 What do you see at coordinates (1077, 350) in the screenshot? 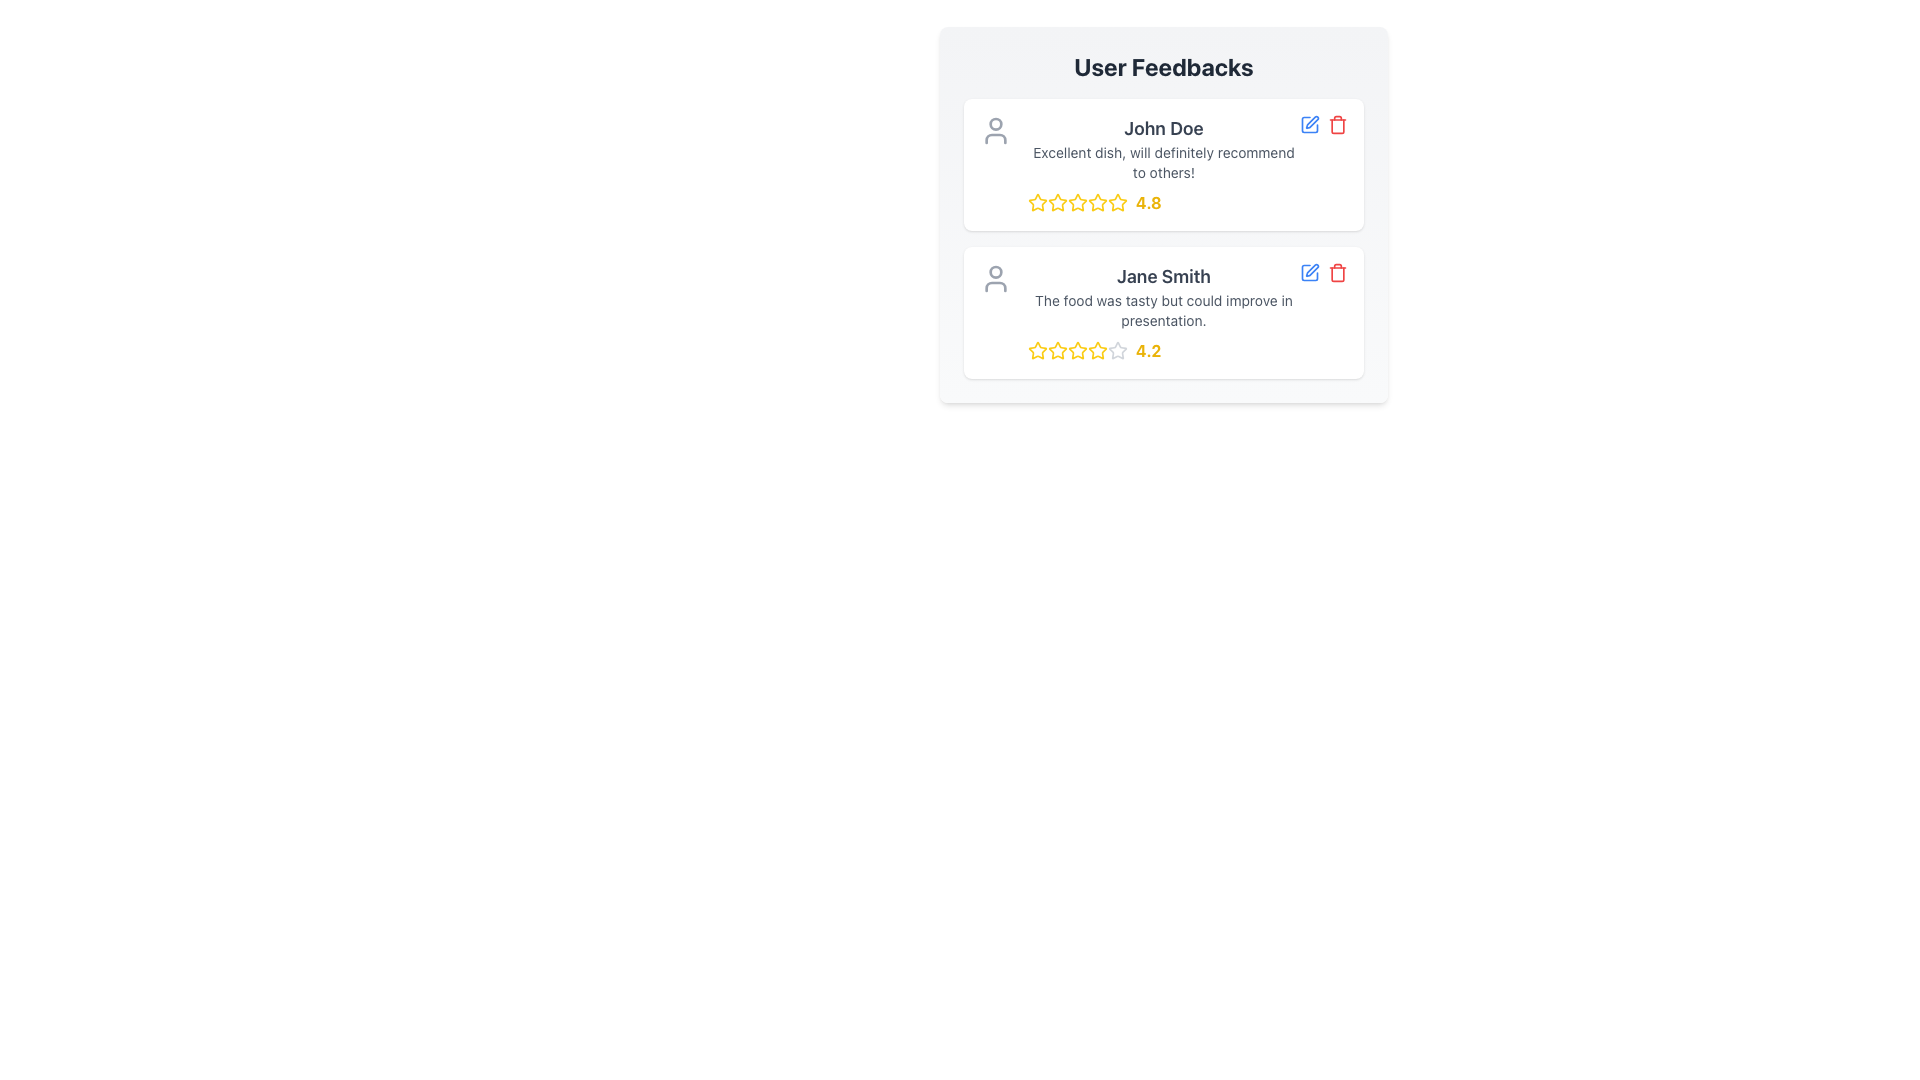
I see `the fourth star in the rating system, which visually represents a 4.2 rating, located before the text '4.2' in Jane Smith's review` at bounding box center [1077, 350].